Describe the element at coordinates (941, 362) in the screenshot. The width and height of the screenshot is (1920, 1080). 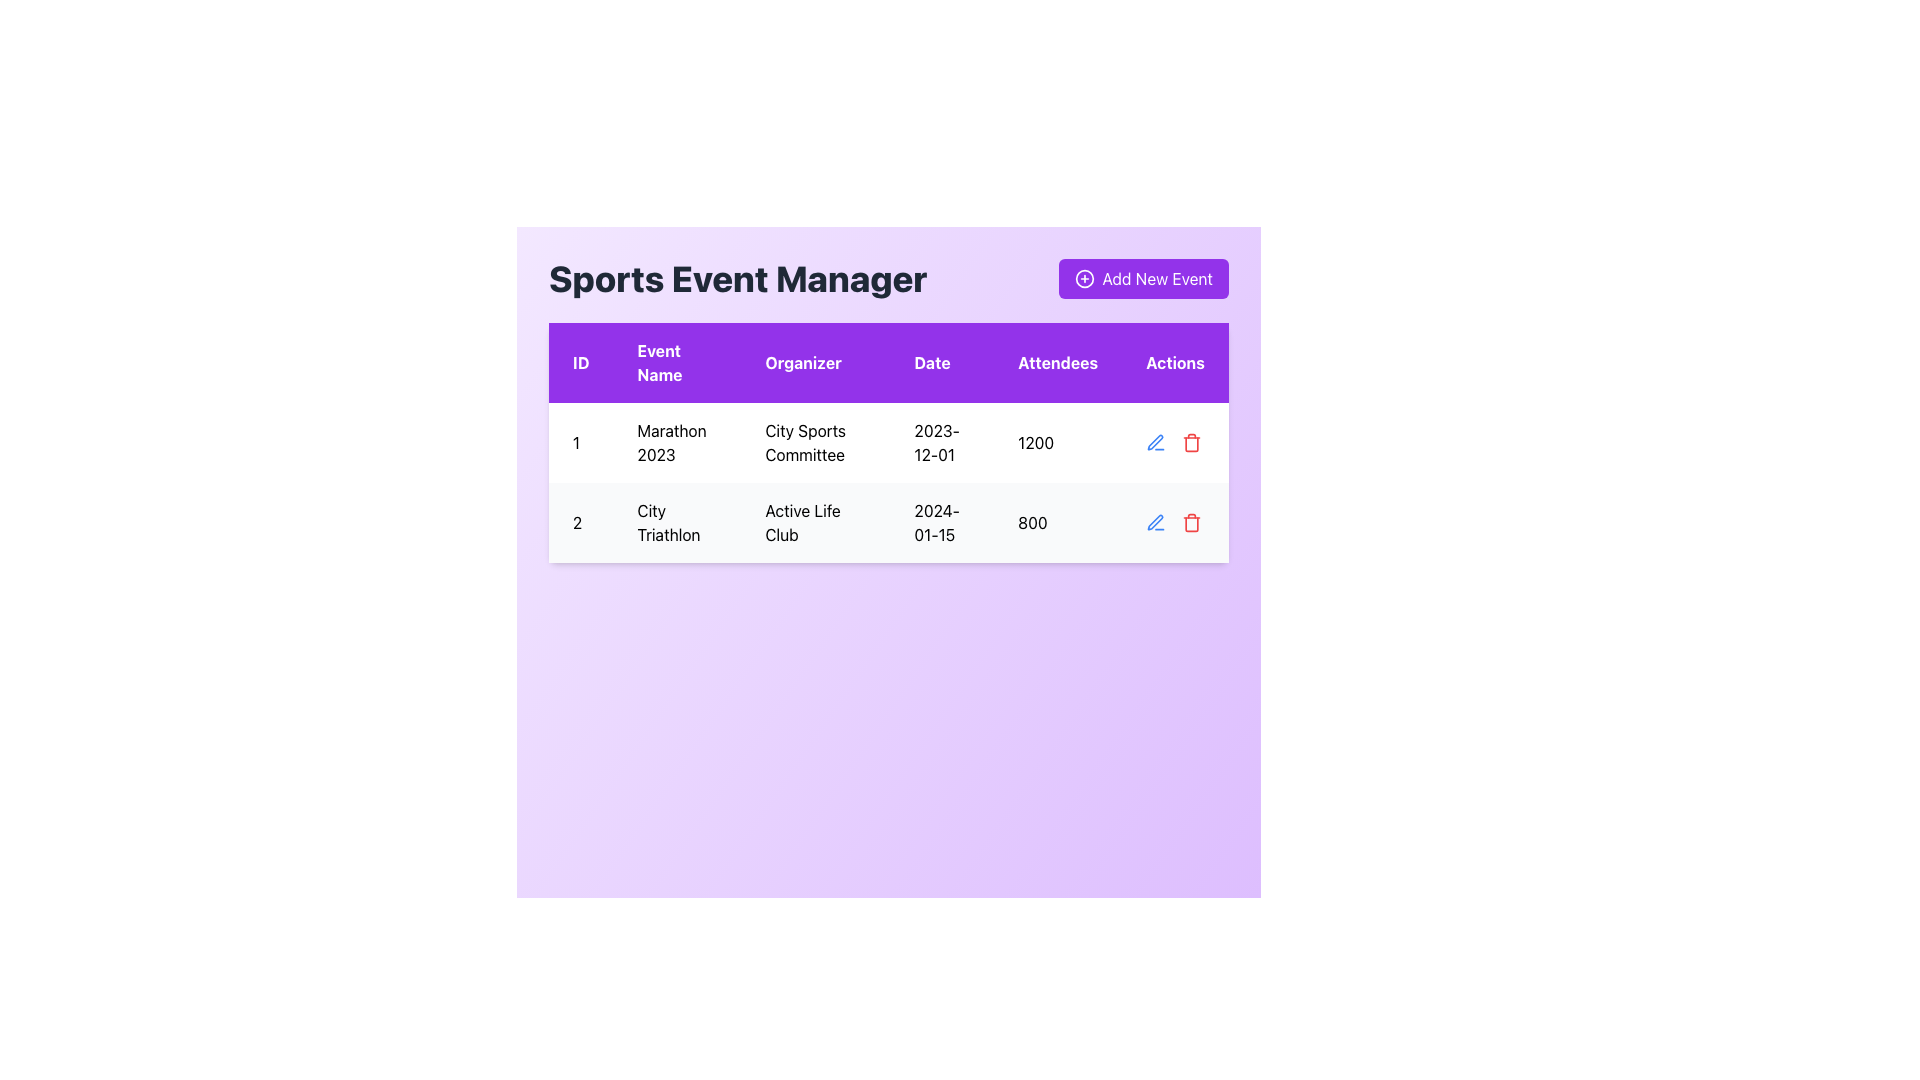
I see `the 'Date' column header label in the table, which is positioned in the fourth column of the header row` at that location.